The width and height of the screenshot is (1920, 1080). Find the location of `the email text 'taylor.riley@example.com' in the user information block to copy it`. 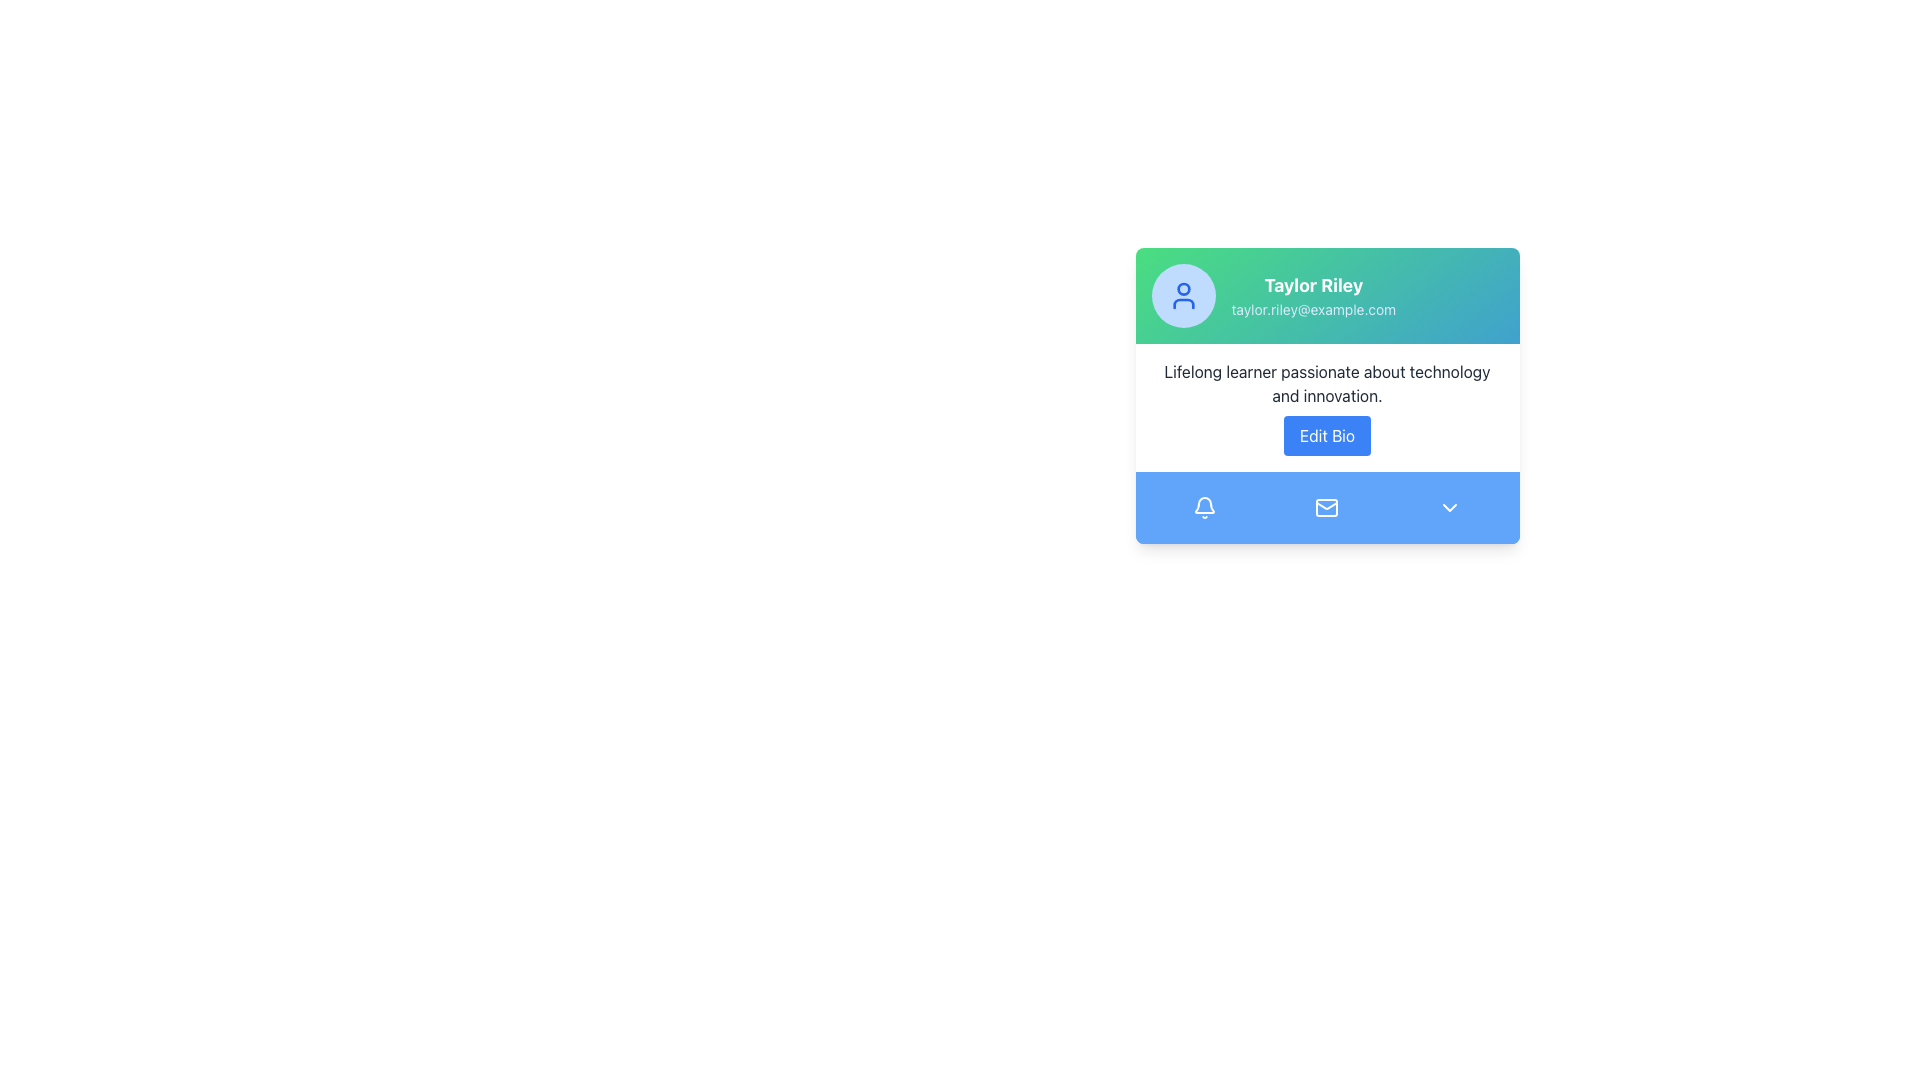

the email text 'taylor.riley@example.com' in the user information block to copy it is located at coordinates (1313, 296).